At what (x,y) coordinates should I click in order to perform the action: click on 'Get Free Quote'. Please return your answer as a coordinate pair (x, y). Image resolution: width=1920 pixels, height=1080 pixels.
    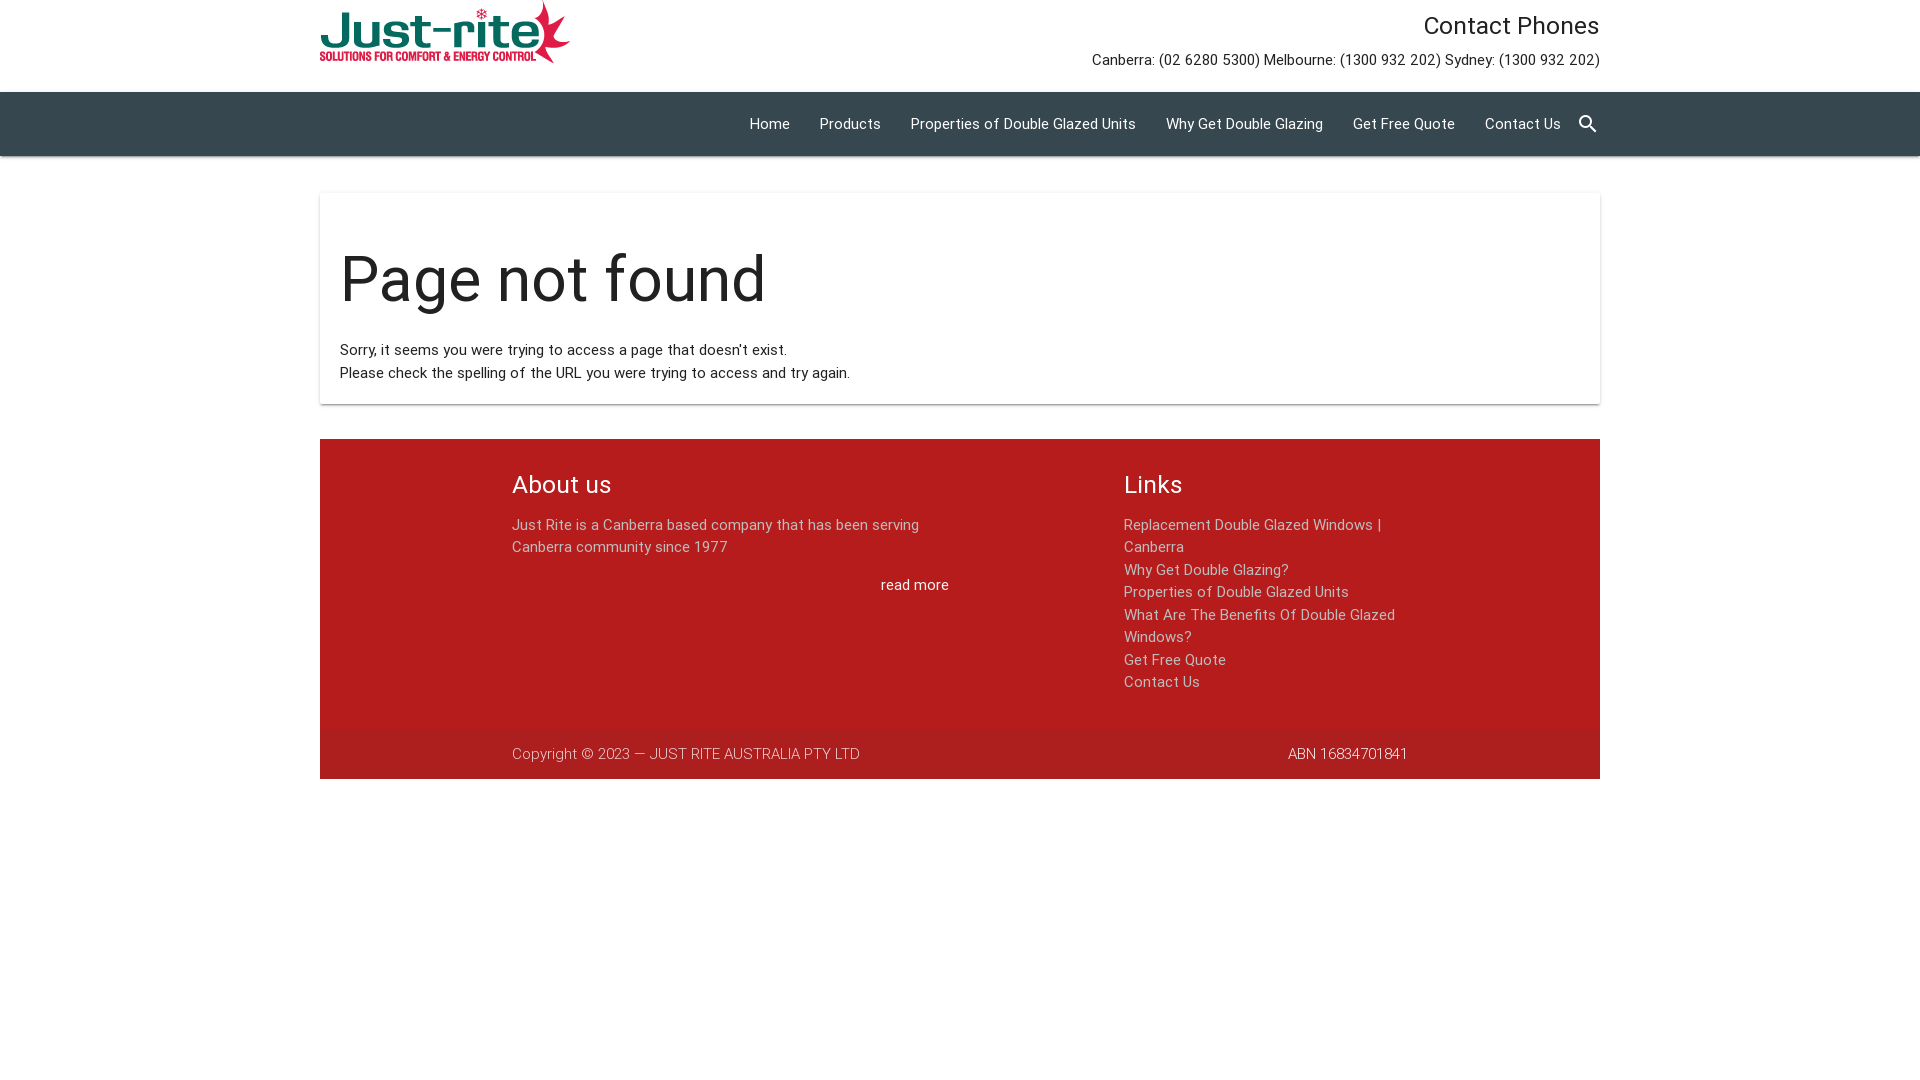
    Looking at the image, I should click on (1175, 659).